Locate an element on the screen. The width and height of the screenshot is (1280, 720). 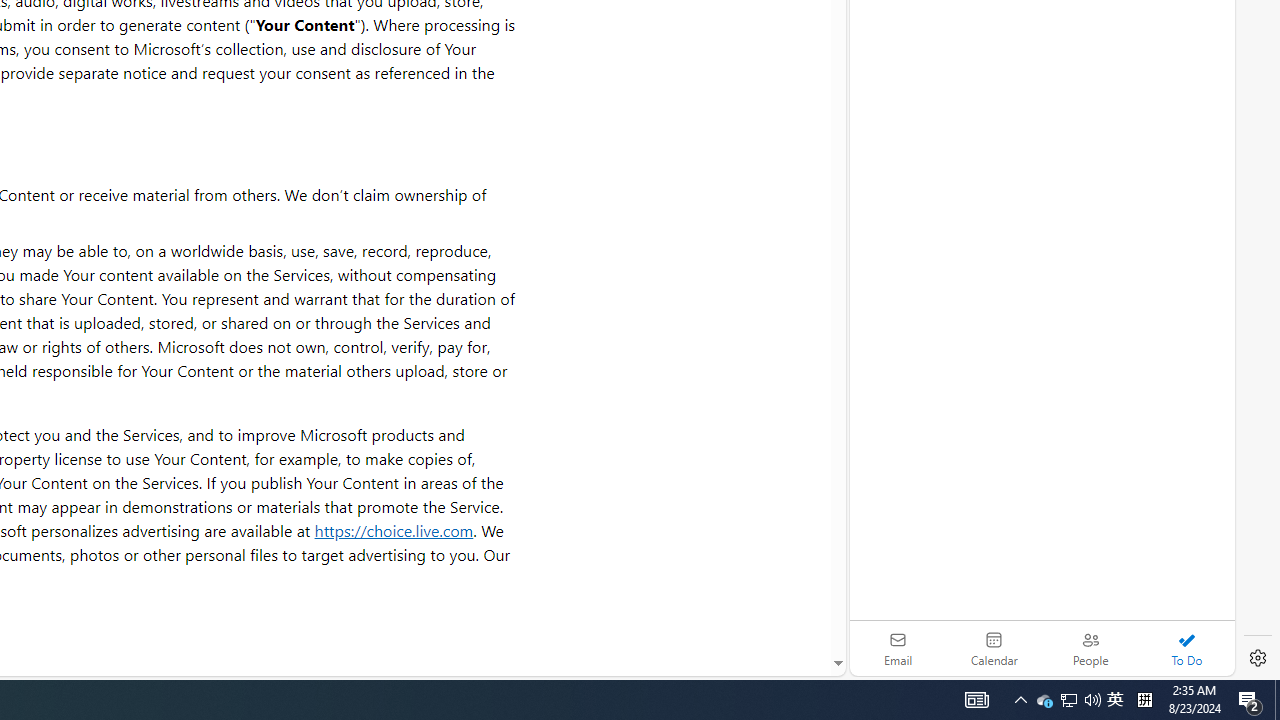
'Calendar. Date today is 22' is located at coordinates (994, 648).